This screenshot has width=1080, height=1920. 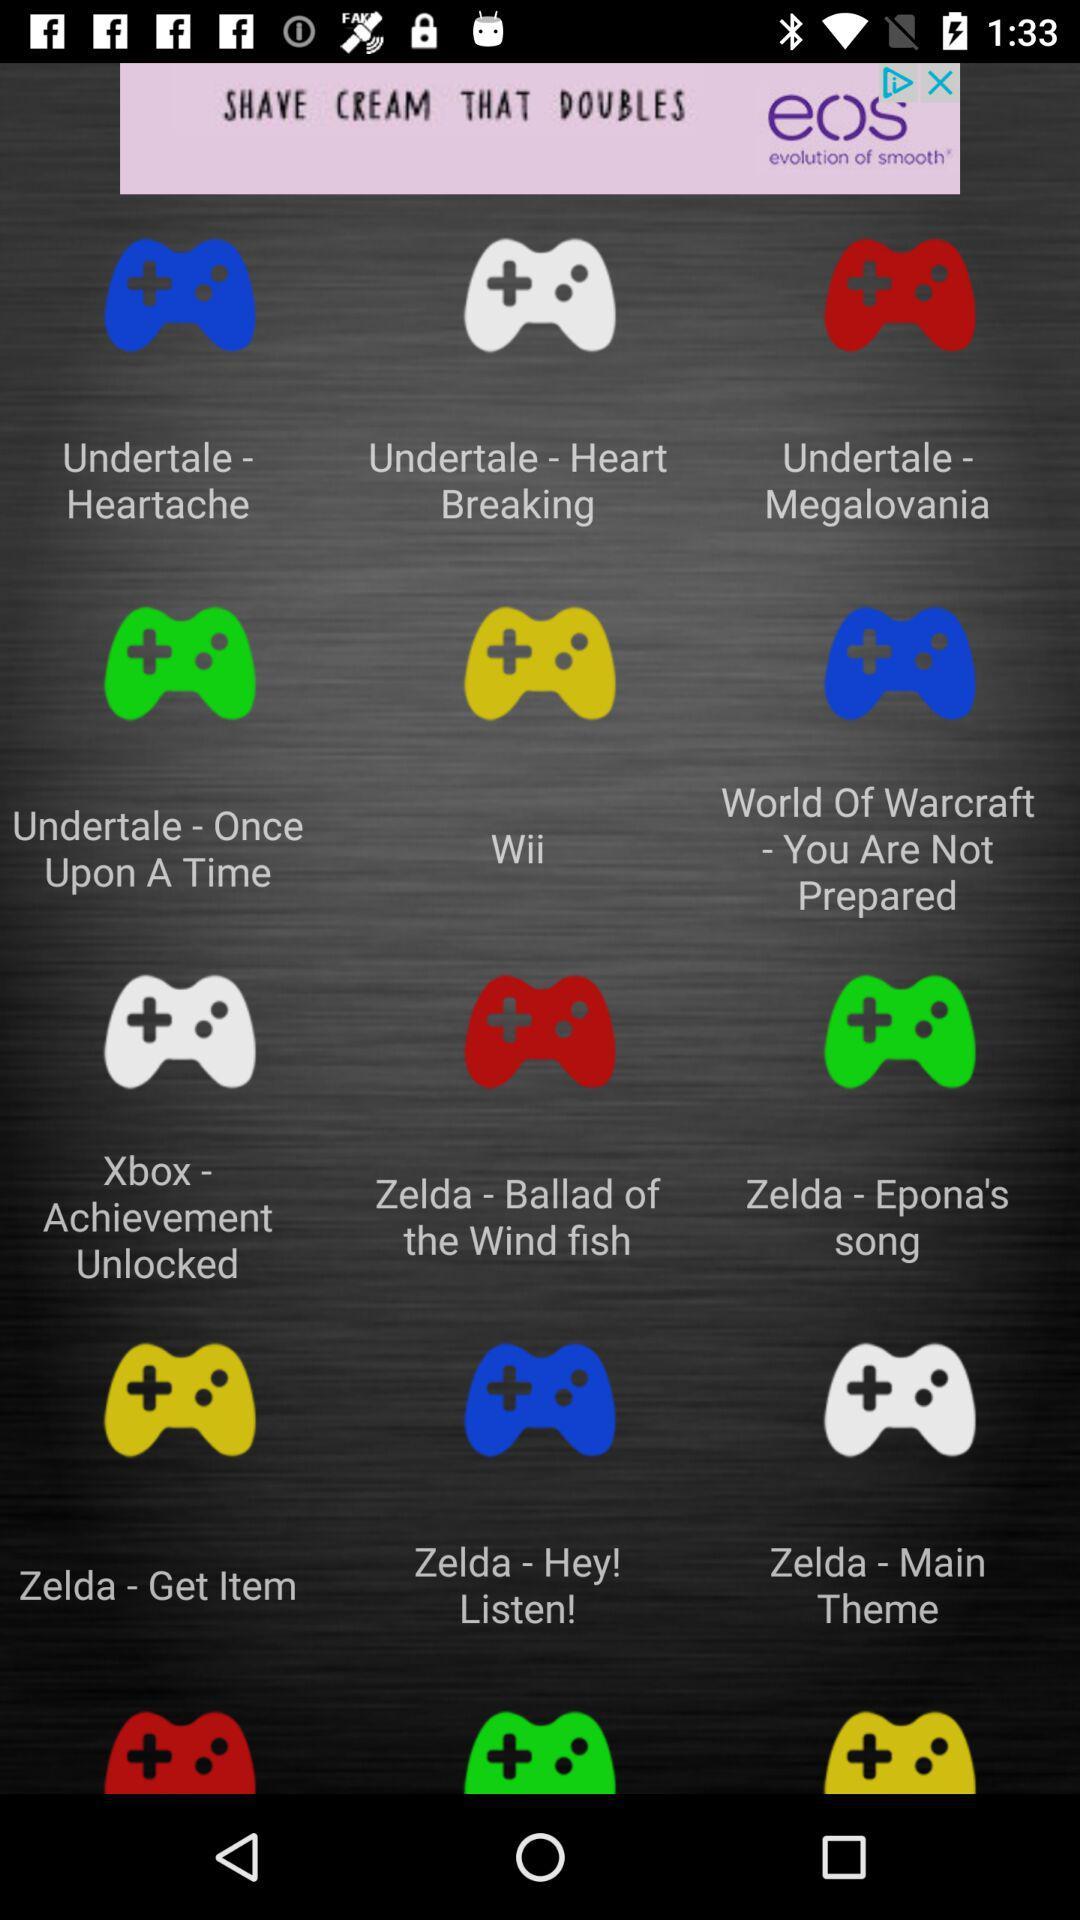 I want to click on games, so click(x=898, y=1032).